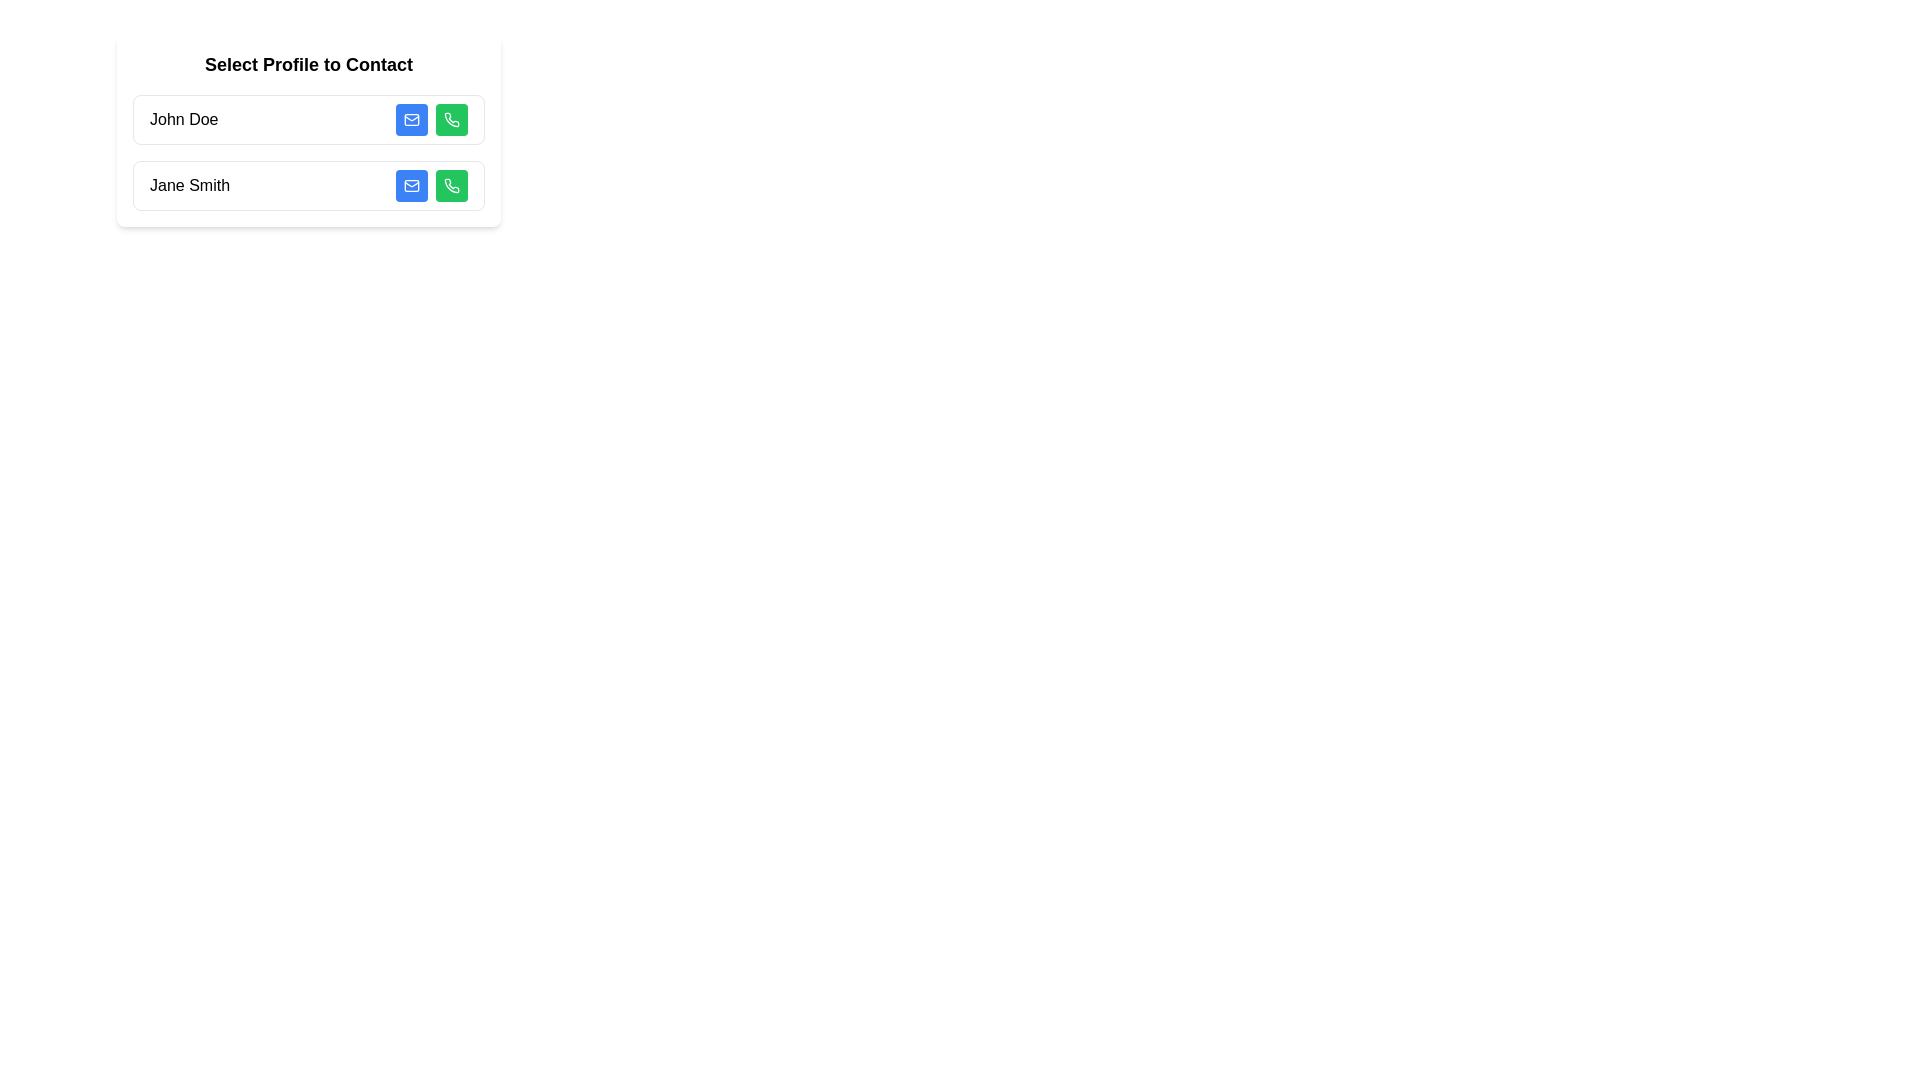 Image resolution: width=1920 pixels, height=1080 pixels. What do you see at coordinates (450, 185) in the screenshot?
I see `the phone receiver icon within the green button located to the right of 'Jane Smith'` at bounding box center [450, 185].